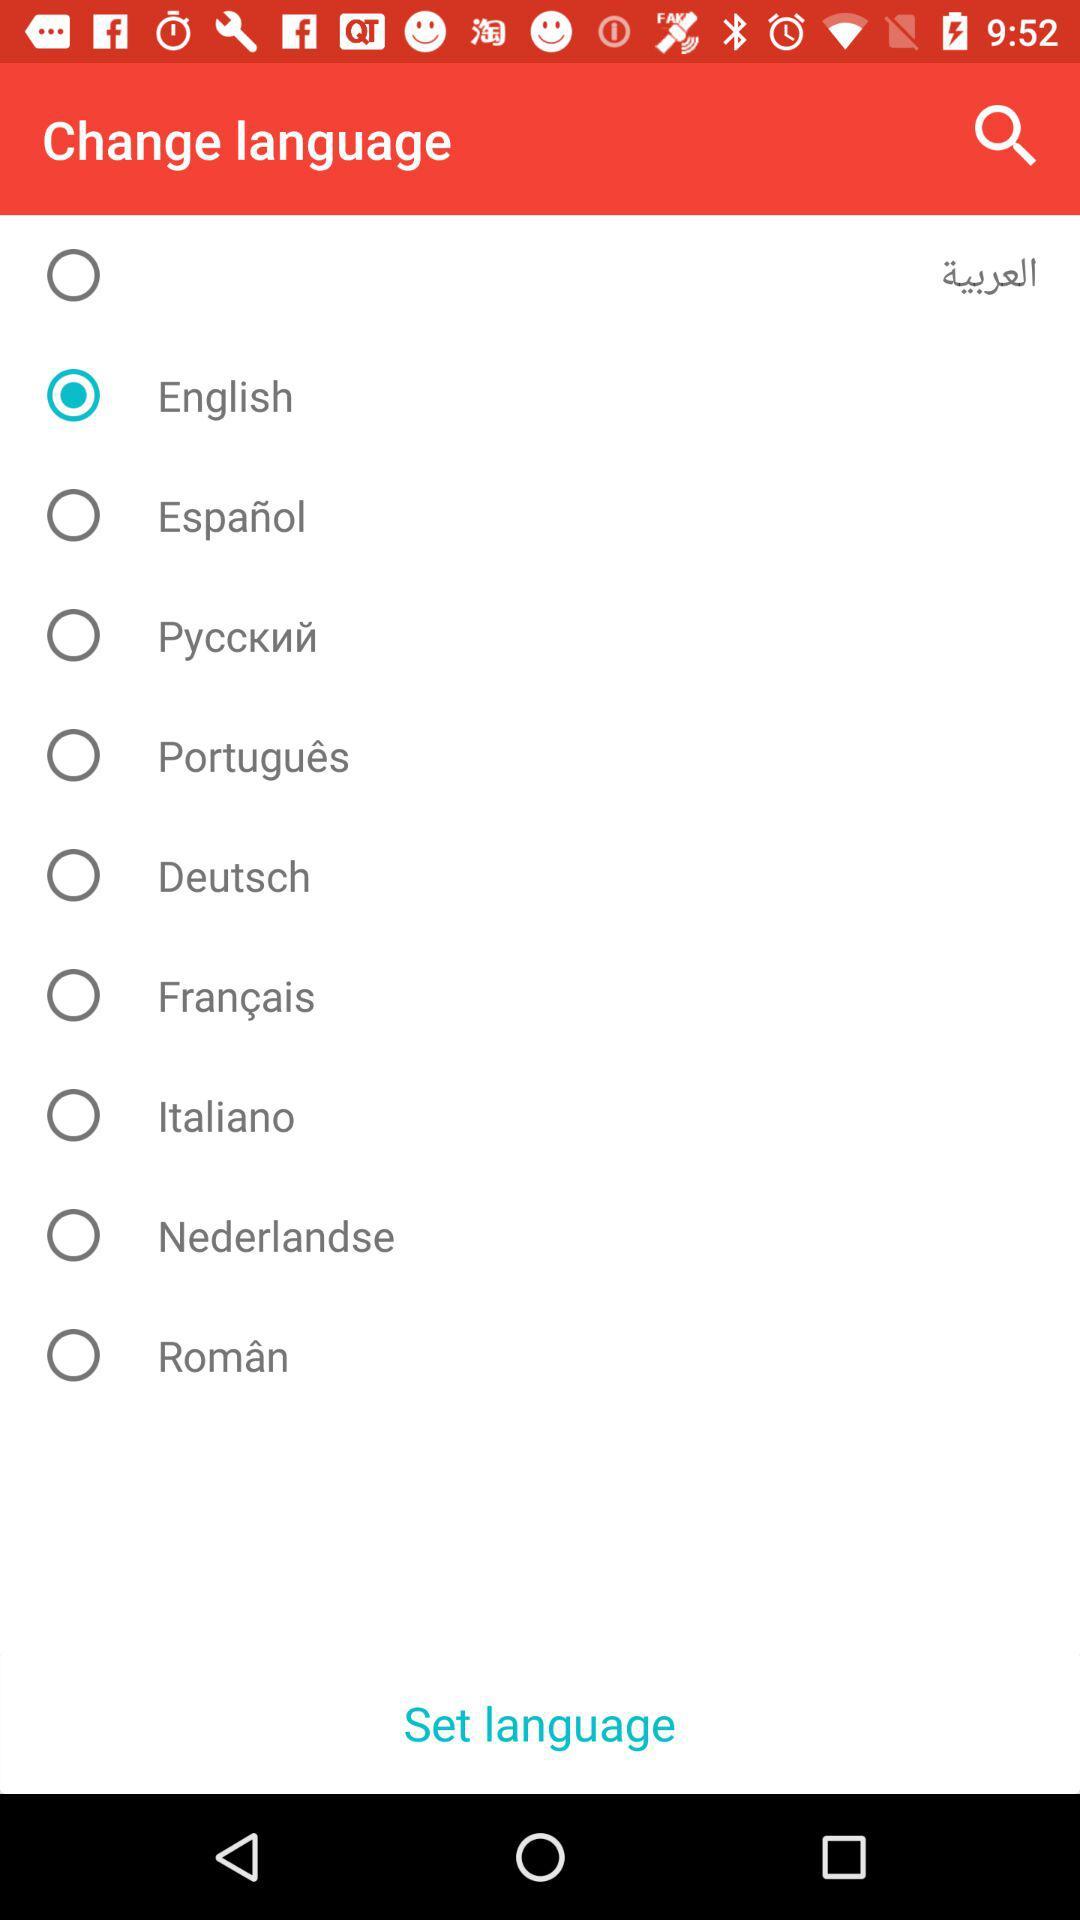  Describe the element at coordinates (555, 395) in the screenshot. I see `english item` at that location.